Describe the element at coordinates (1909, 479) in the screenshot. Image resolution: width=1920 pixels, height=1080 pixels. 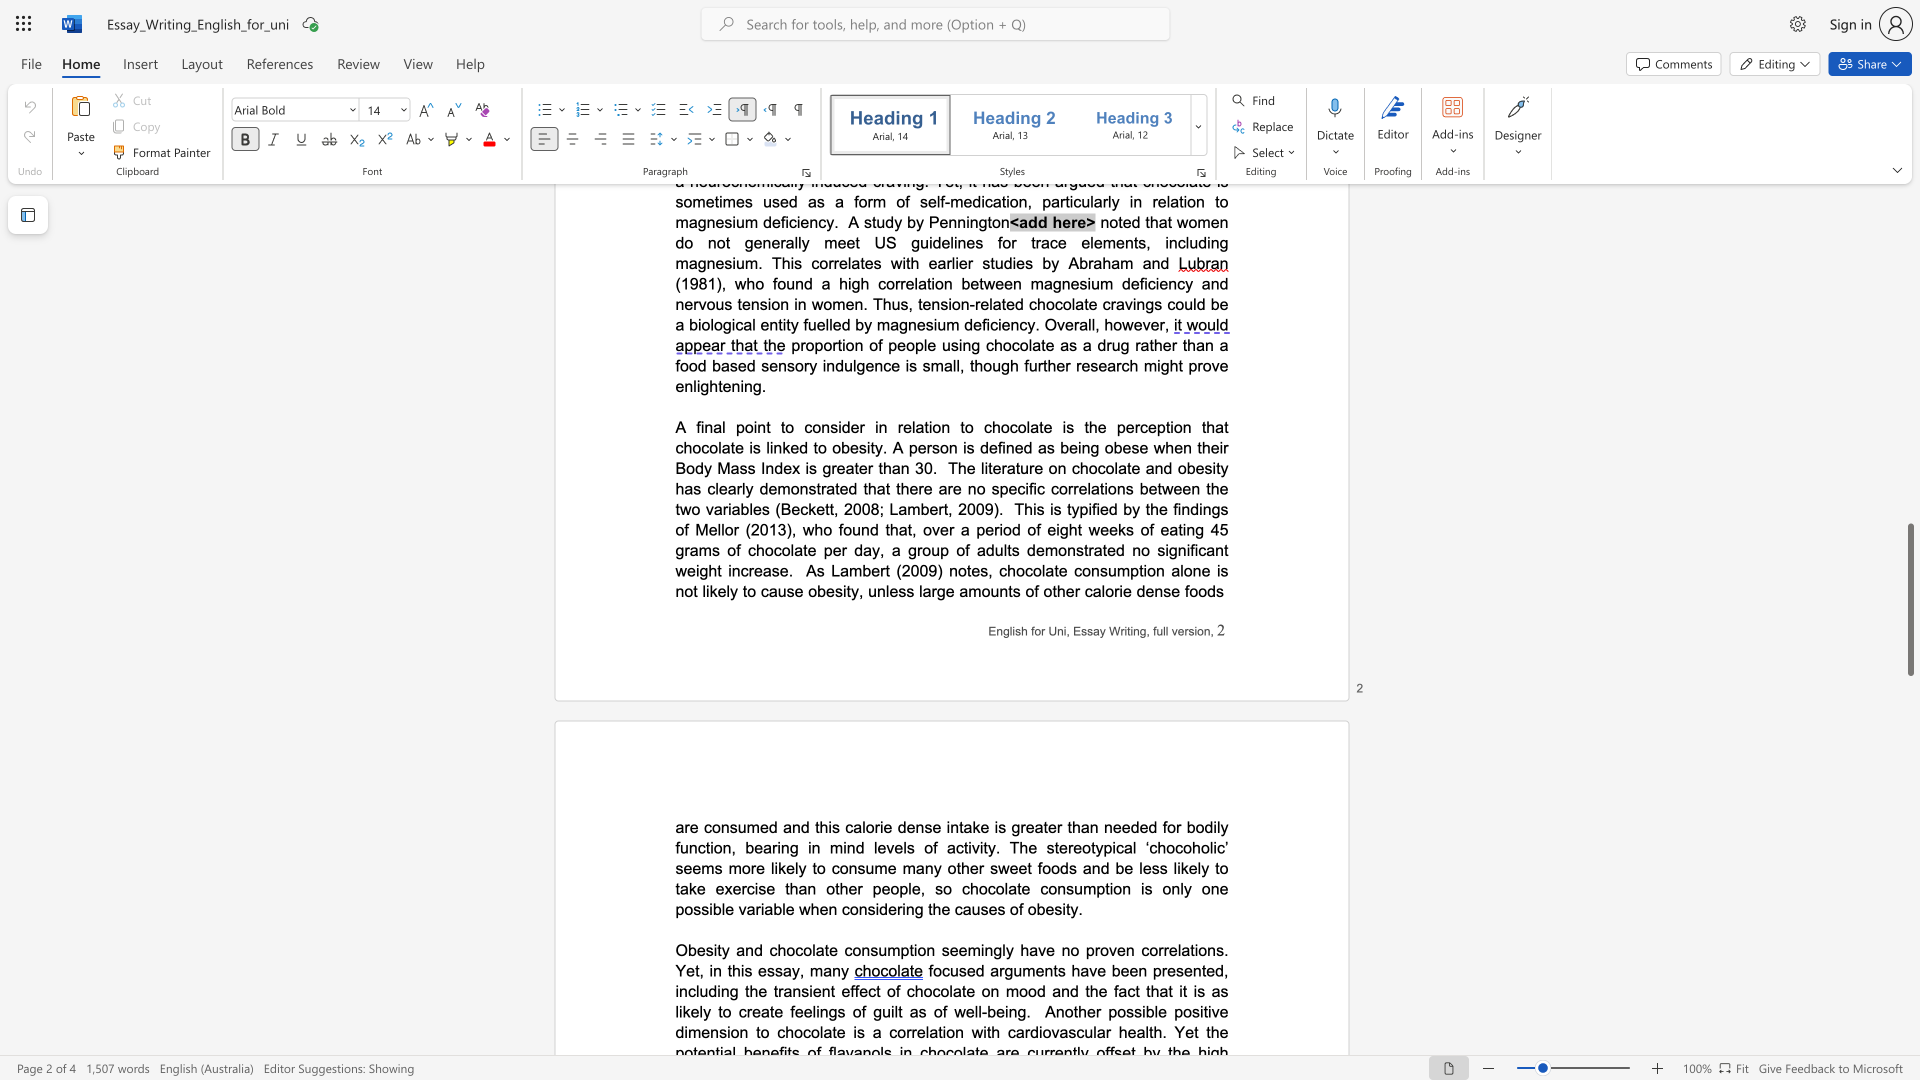
I see `the page's right scrollbar for upward movement` at that location.